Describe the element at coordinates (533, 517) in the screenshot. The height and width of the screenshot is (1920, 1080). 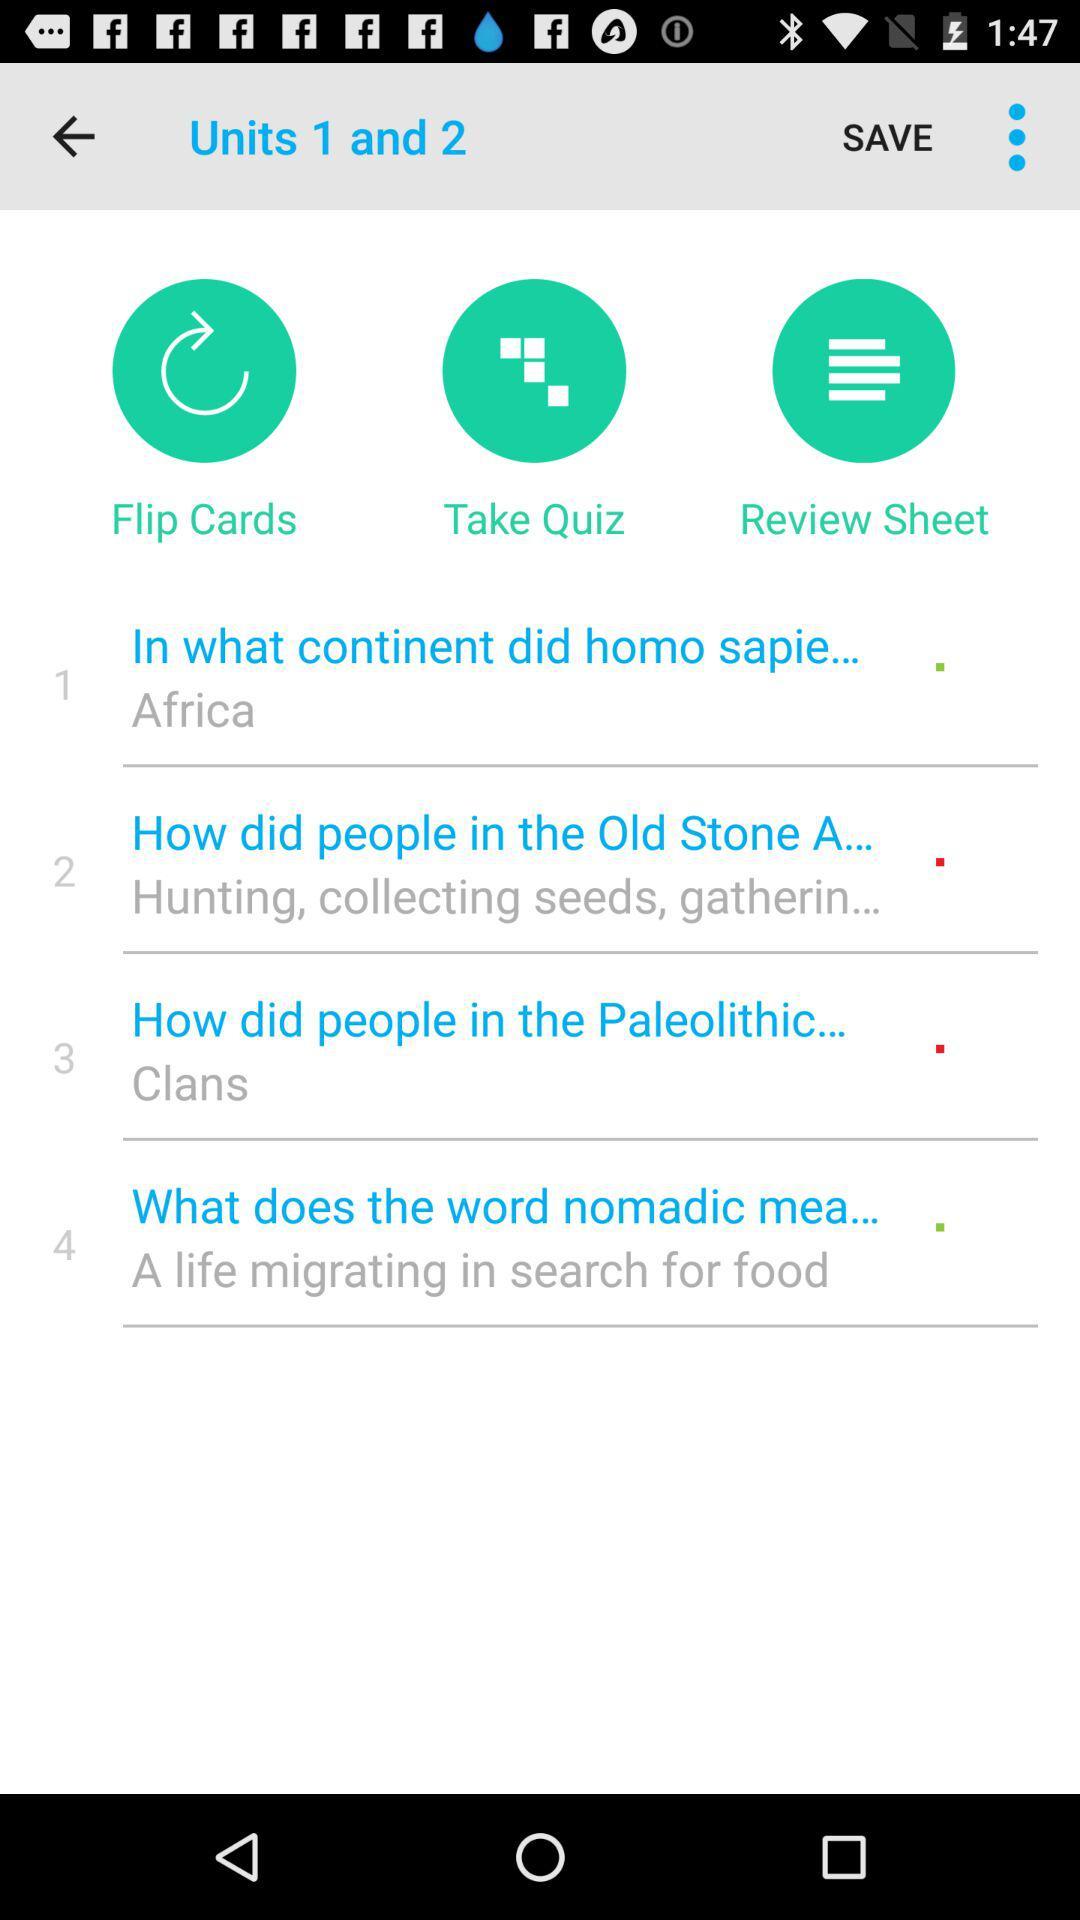
I see `icon next to flip cards item` at that location.